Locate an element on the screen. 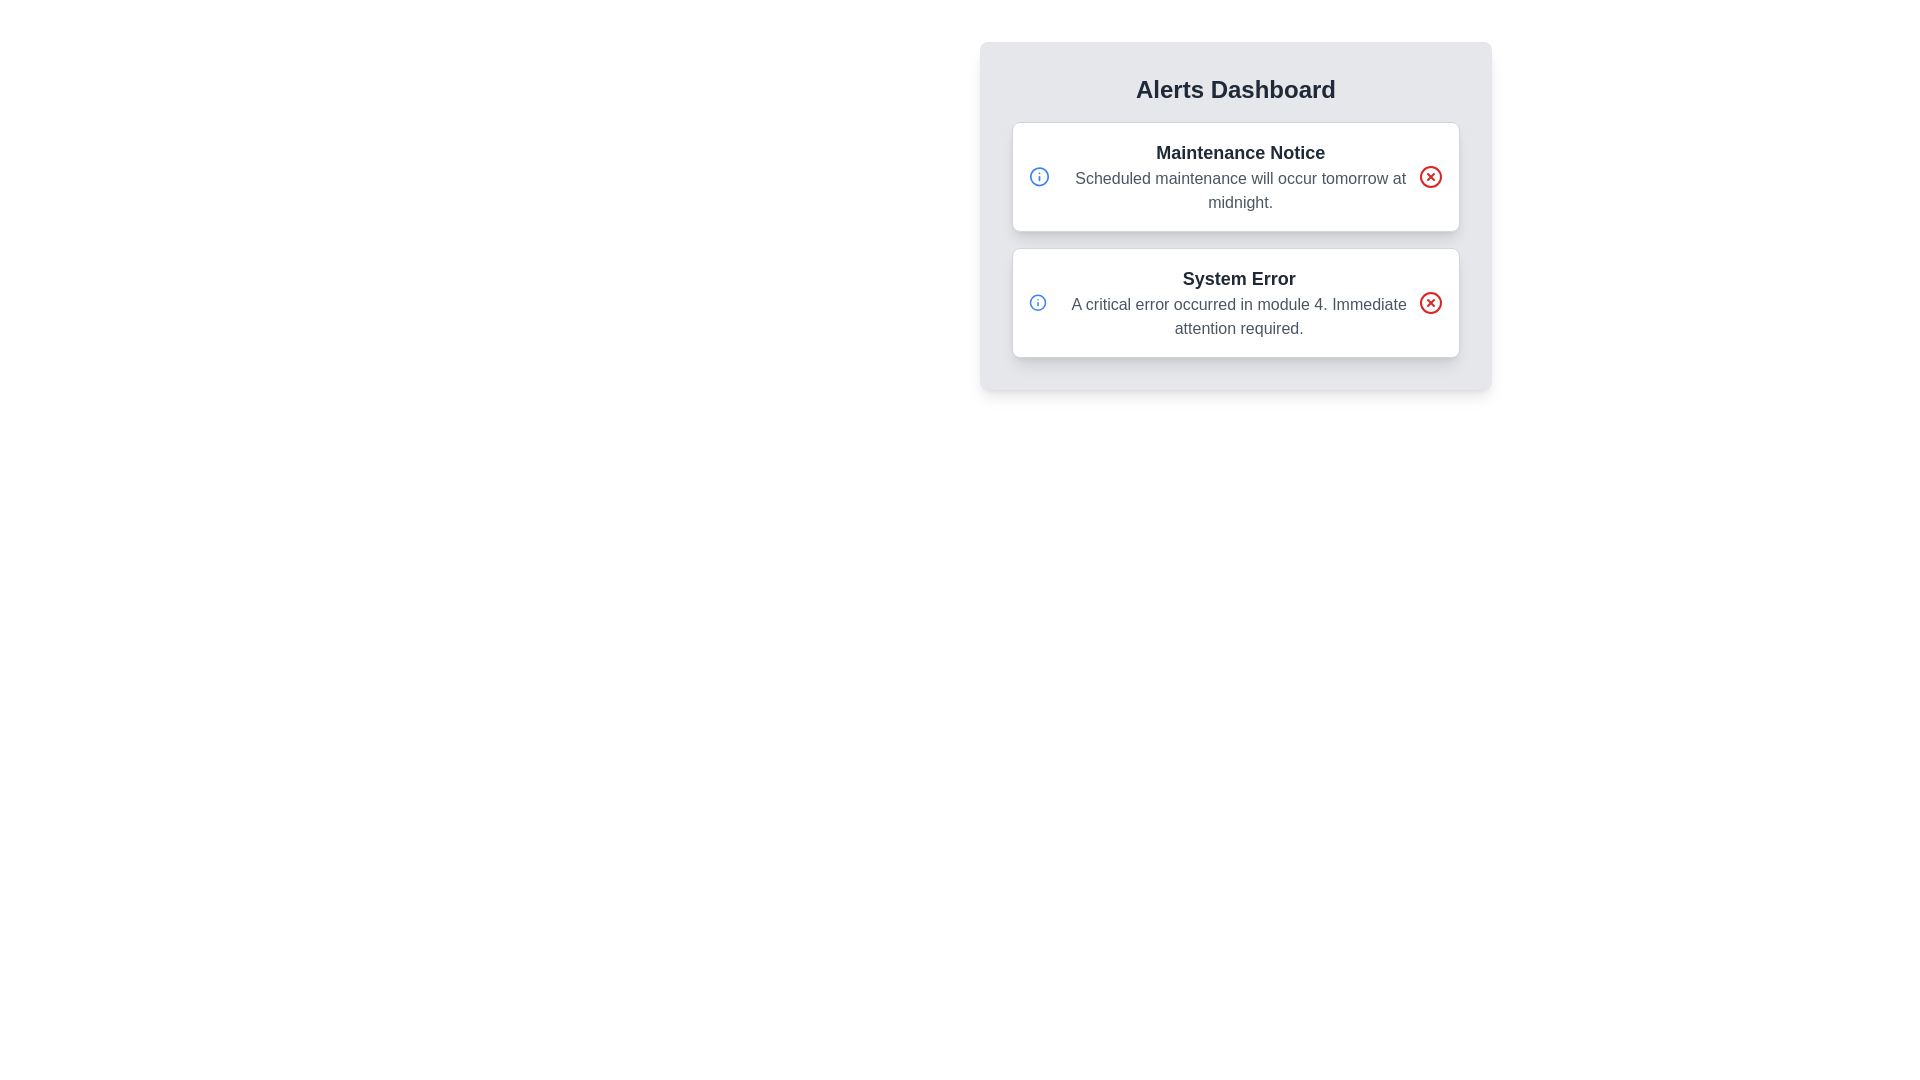 The image size is (1920, 1080). text content of the Notification box titled 'Maintenance Notice', which is a rounded rectangular box with a white background and gray border, containing an informational icon and a red interaction icon is located at coordinates (1235, 176).